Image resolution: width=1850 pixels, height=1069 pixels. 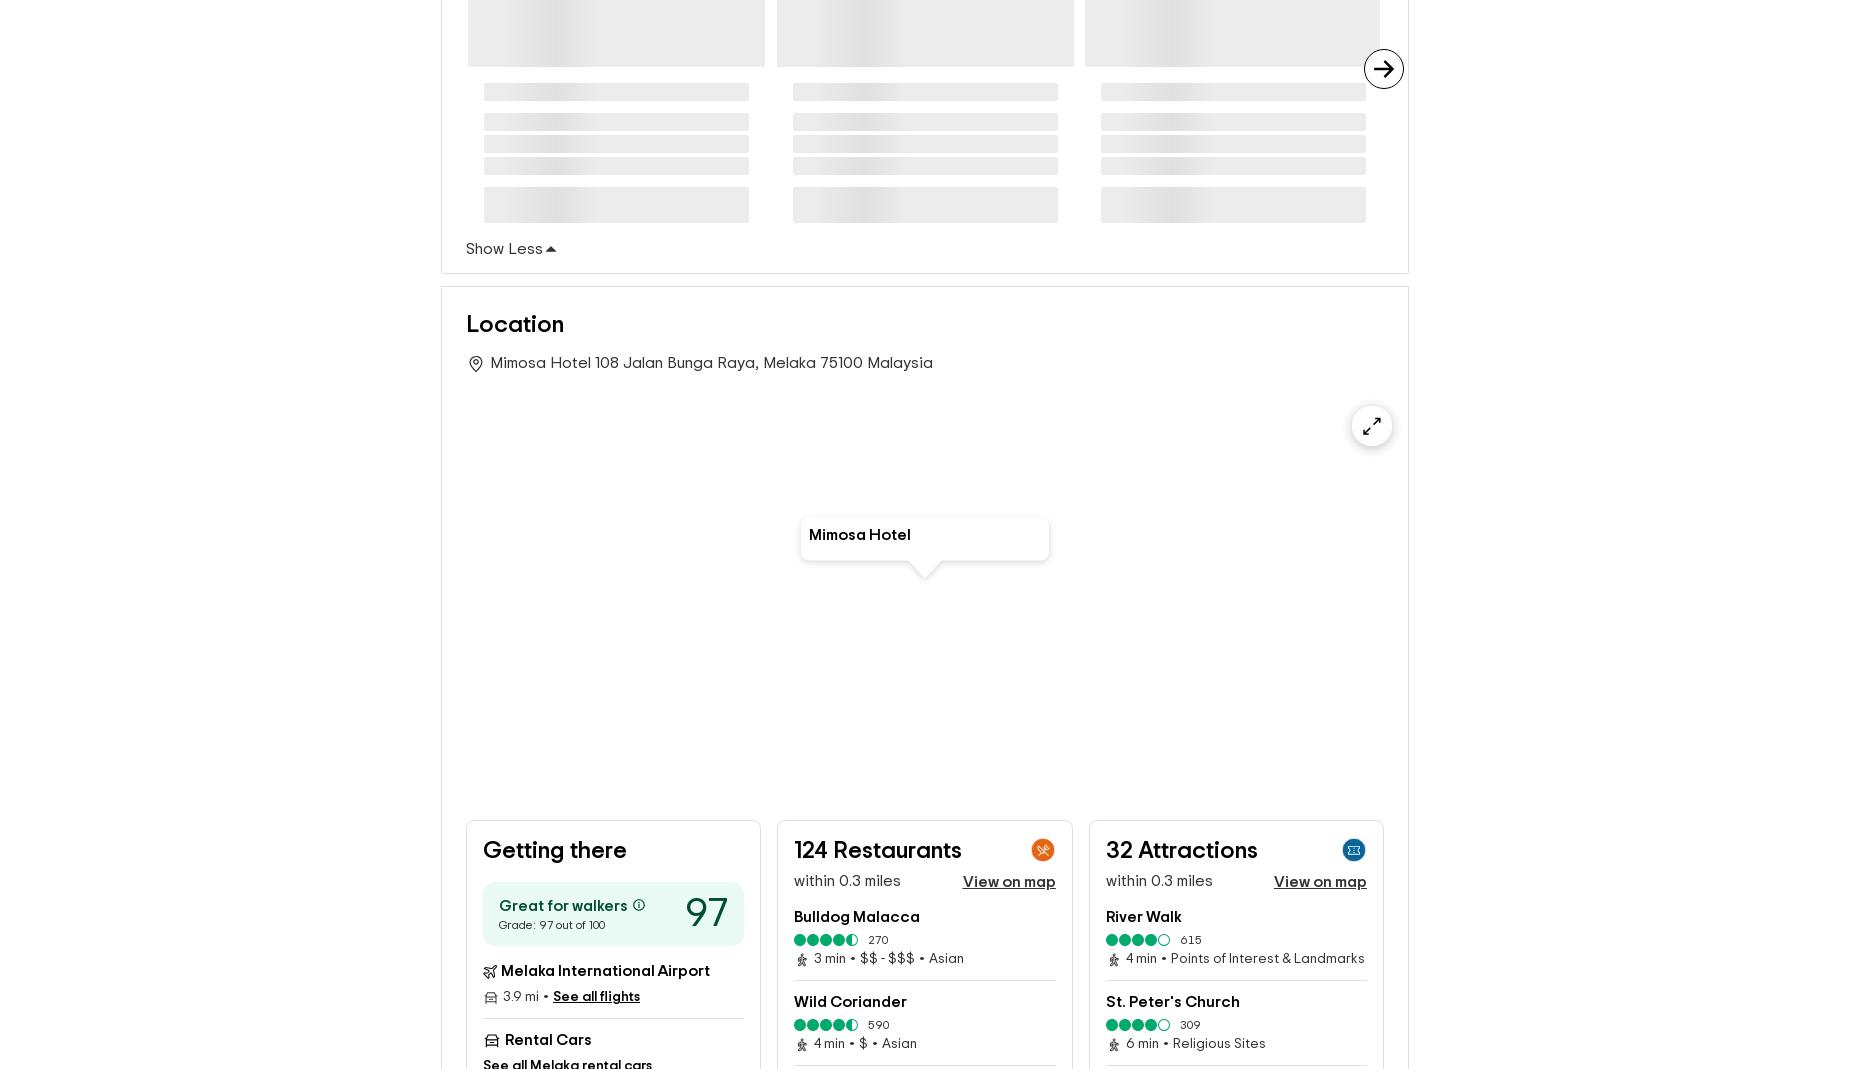 What do you see at coordinates (850, 1001) in the screenshot?
I see `'Wild Coriander'` at bounding box center [850, 1001].